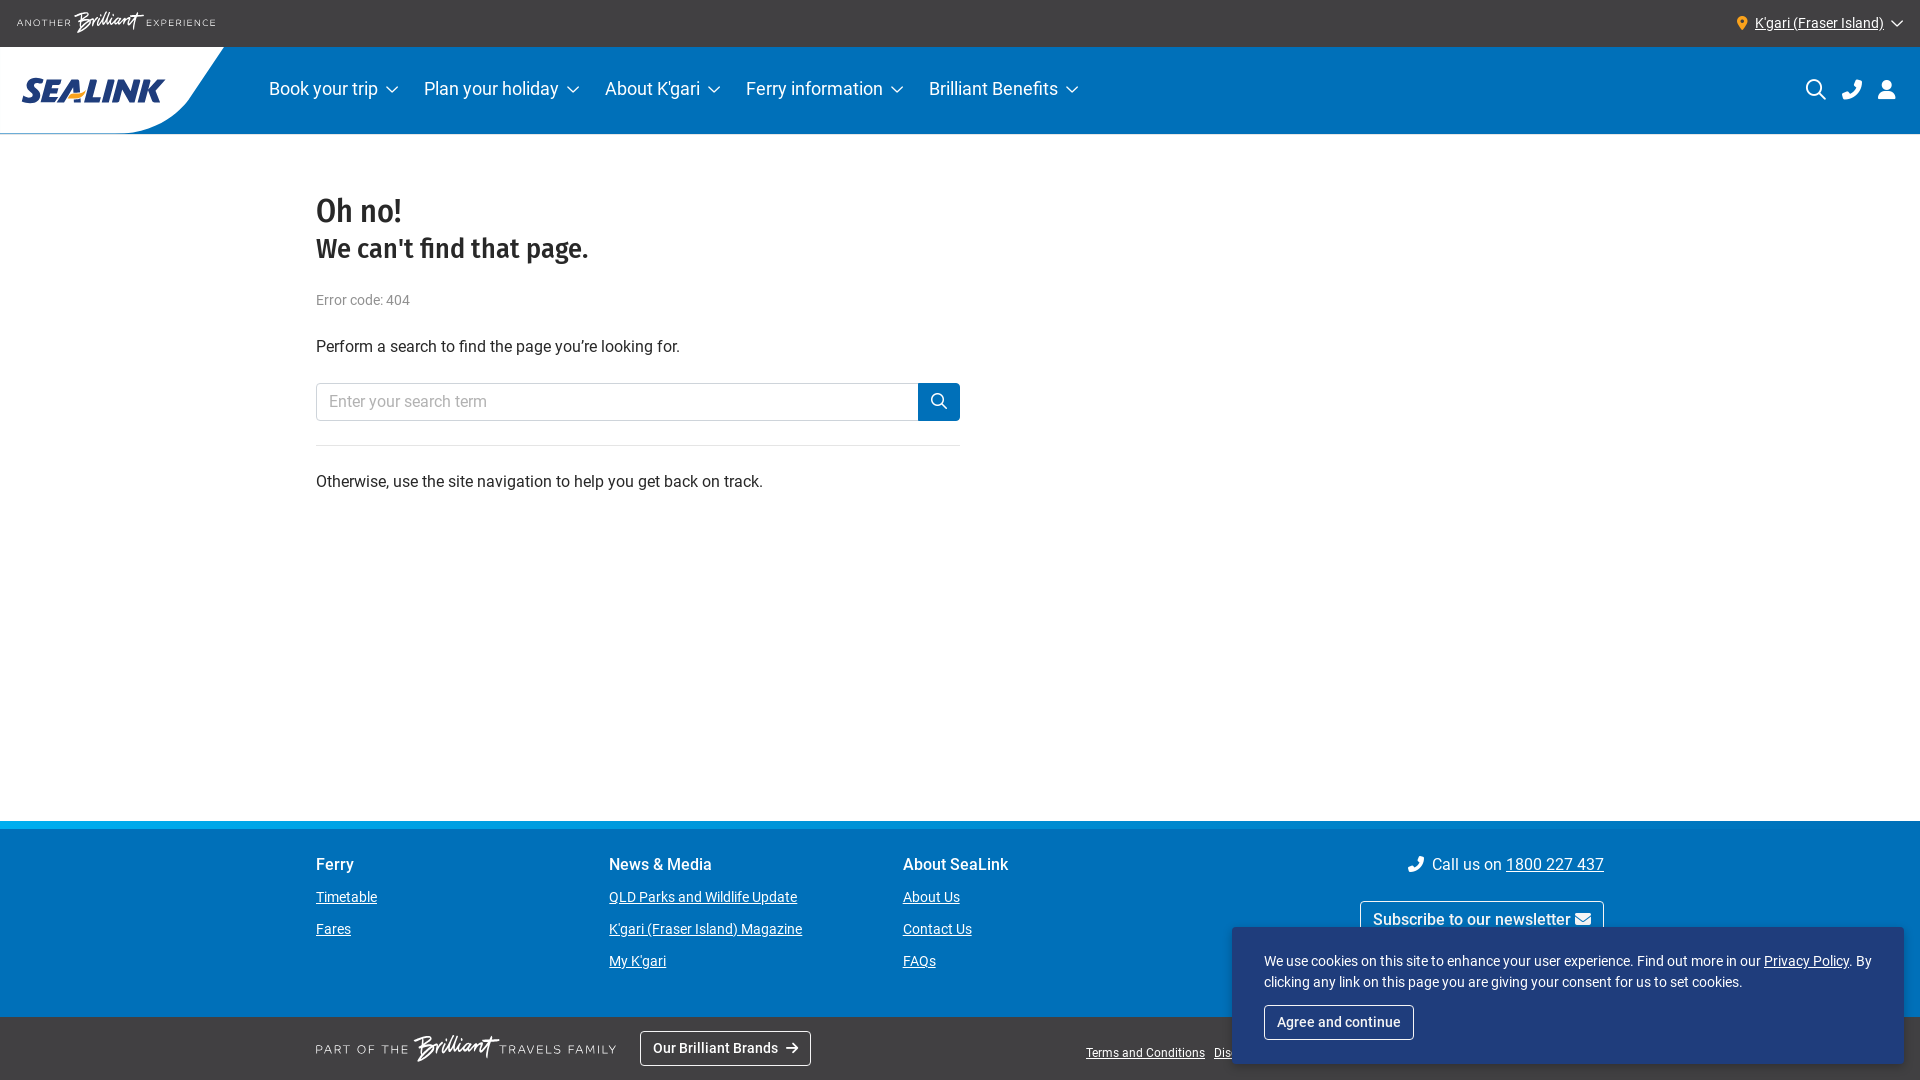 This screenshot has width=1920, height=1080. What do you see at coordinates (608, 896) in the screenshot?
I see `'QLD Parks and Wildlife Update'` at bounding box center [608, 896].